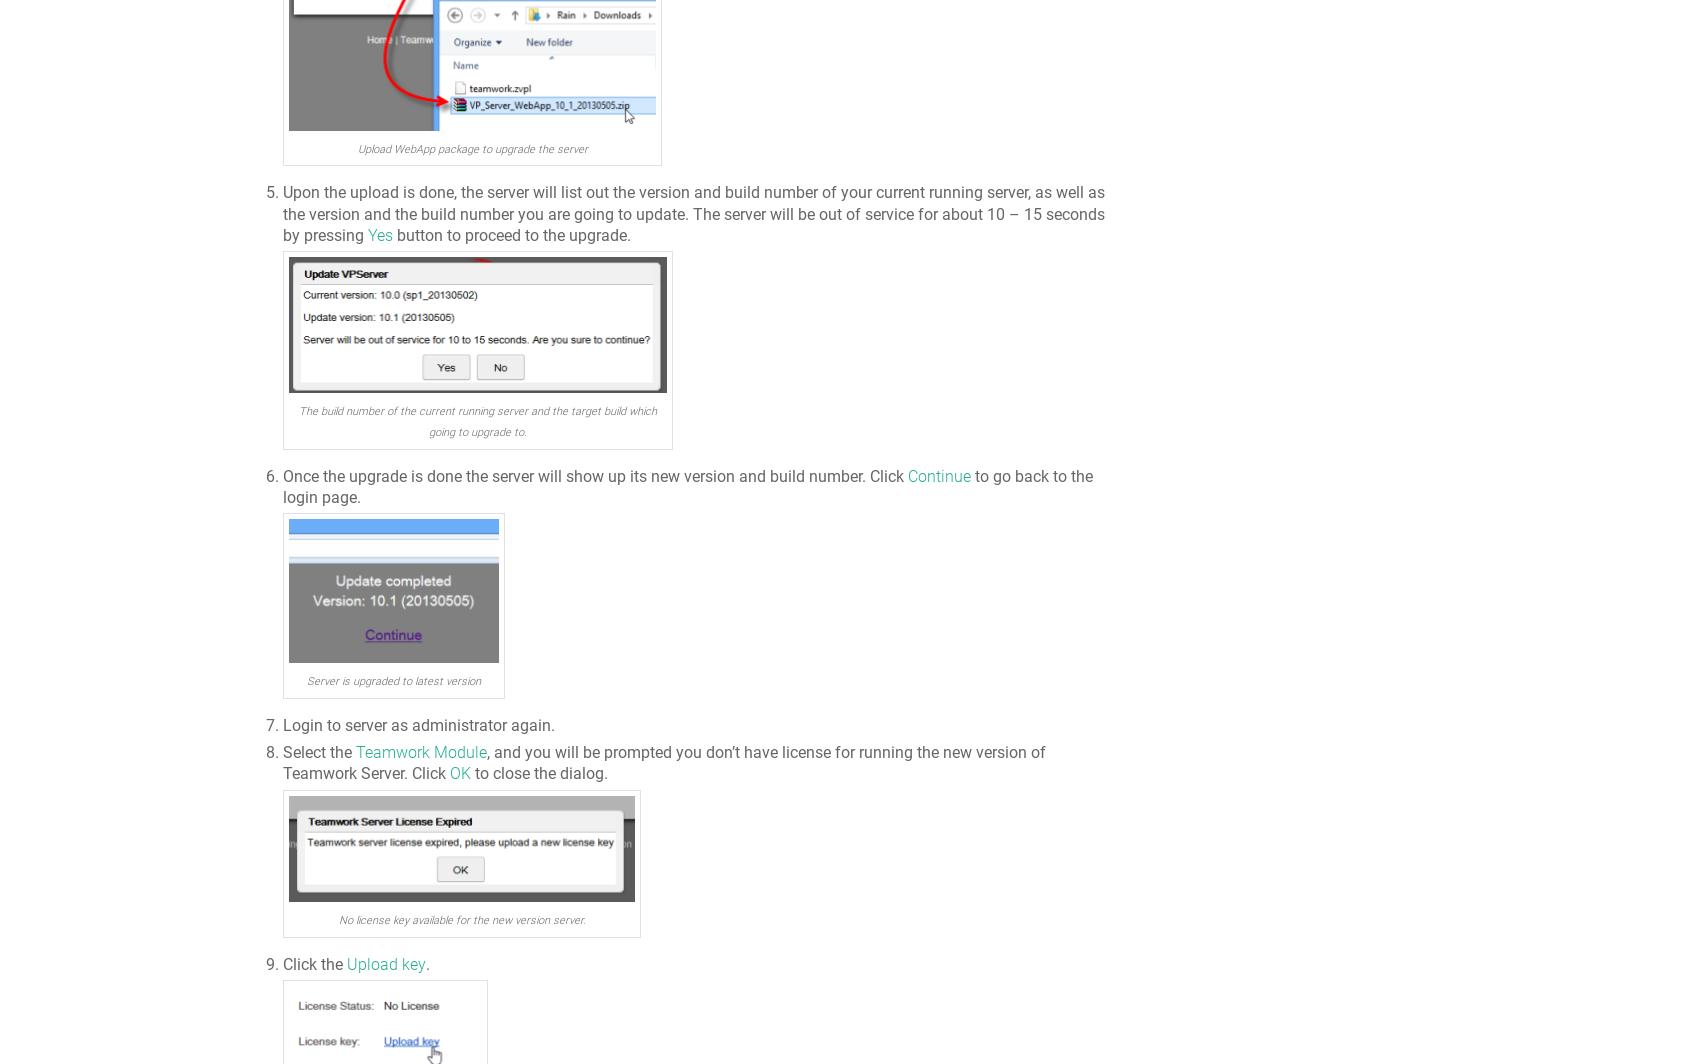 This screenshot has height=1064, width=1684. Describe the element at coordinates (425, 963) in the screenshot. I see `'.'` at that location.